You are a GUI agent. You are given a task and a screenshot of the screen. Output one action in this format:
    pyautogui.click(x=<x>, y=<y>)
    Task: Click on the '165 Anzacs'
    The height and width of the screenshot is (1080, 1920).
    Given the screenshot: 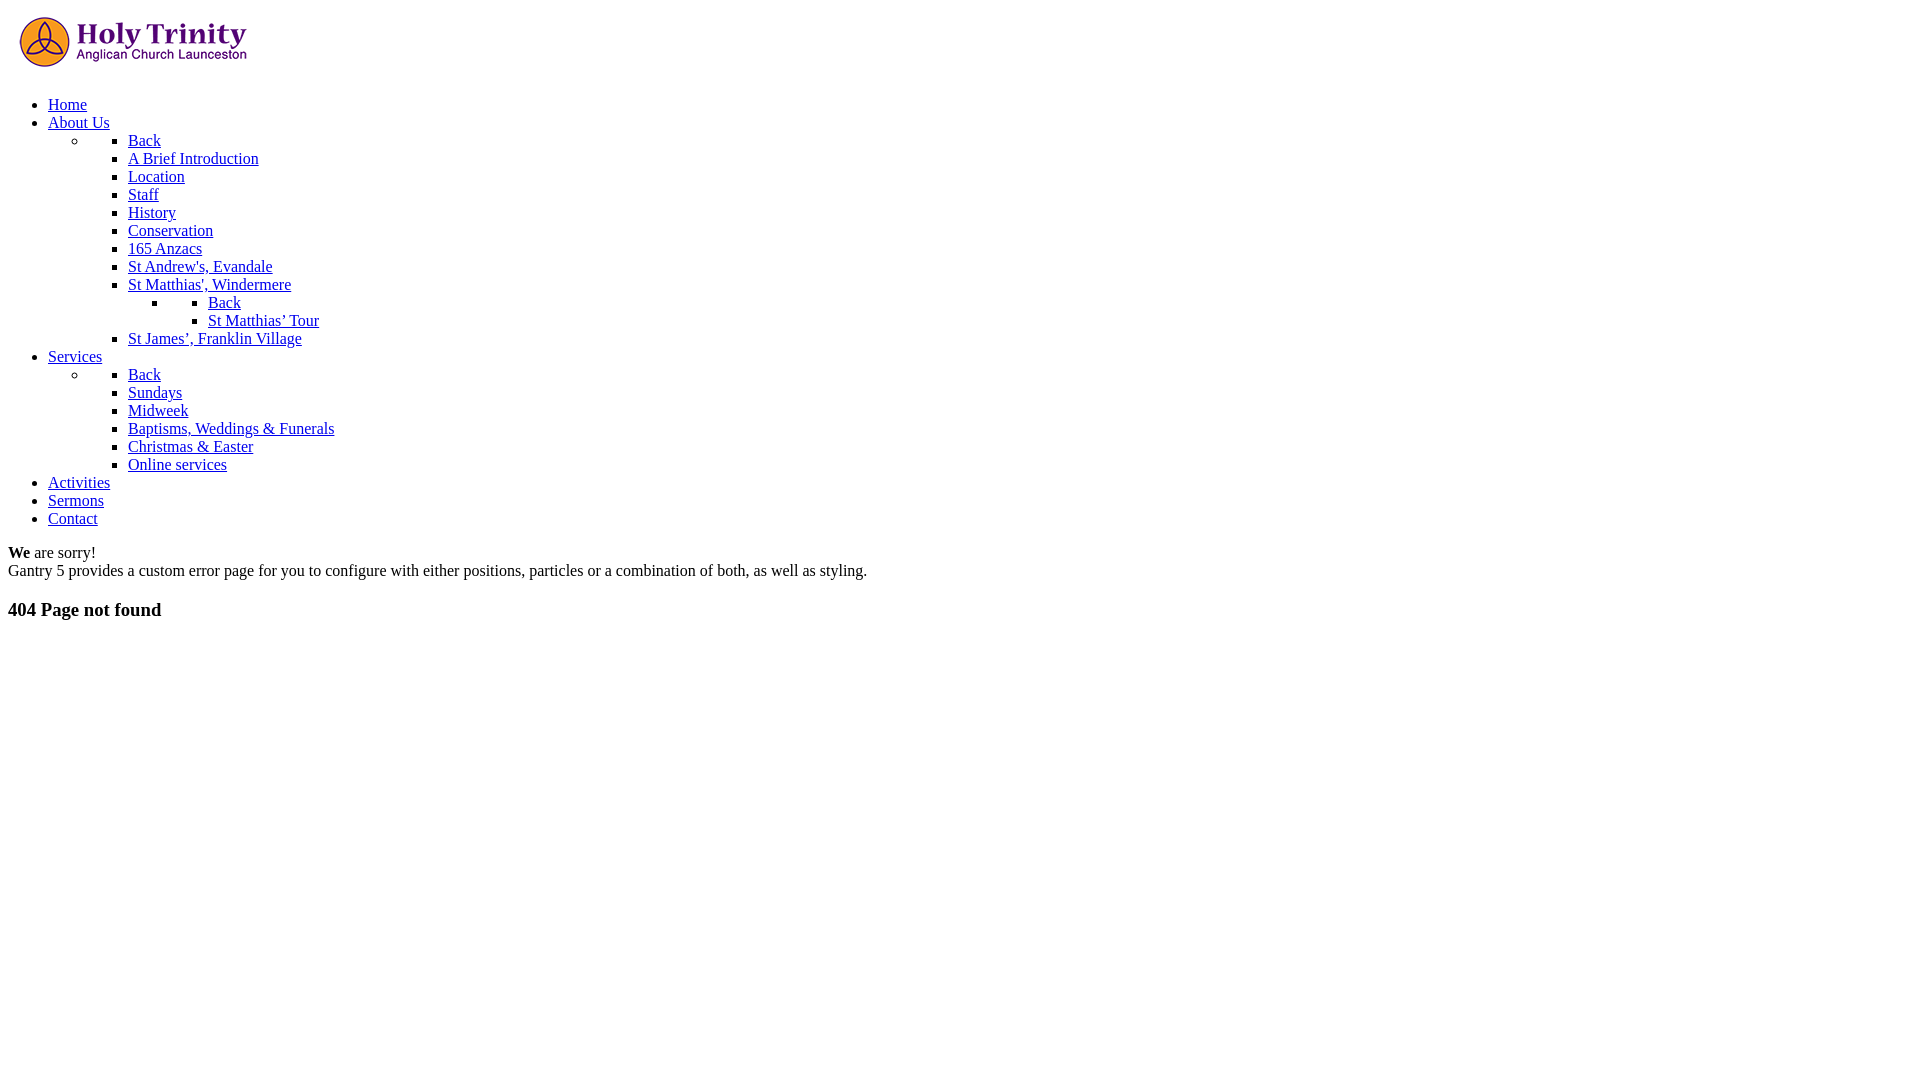 What is the action you would take?
    pyautogui.click(x=164, y=247)
    